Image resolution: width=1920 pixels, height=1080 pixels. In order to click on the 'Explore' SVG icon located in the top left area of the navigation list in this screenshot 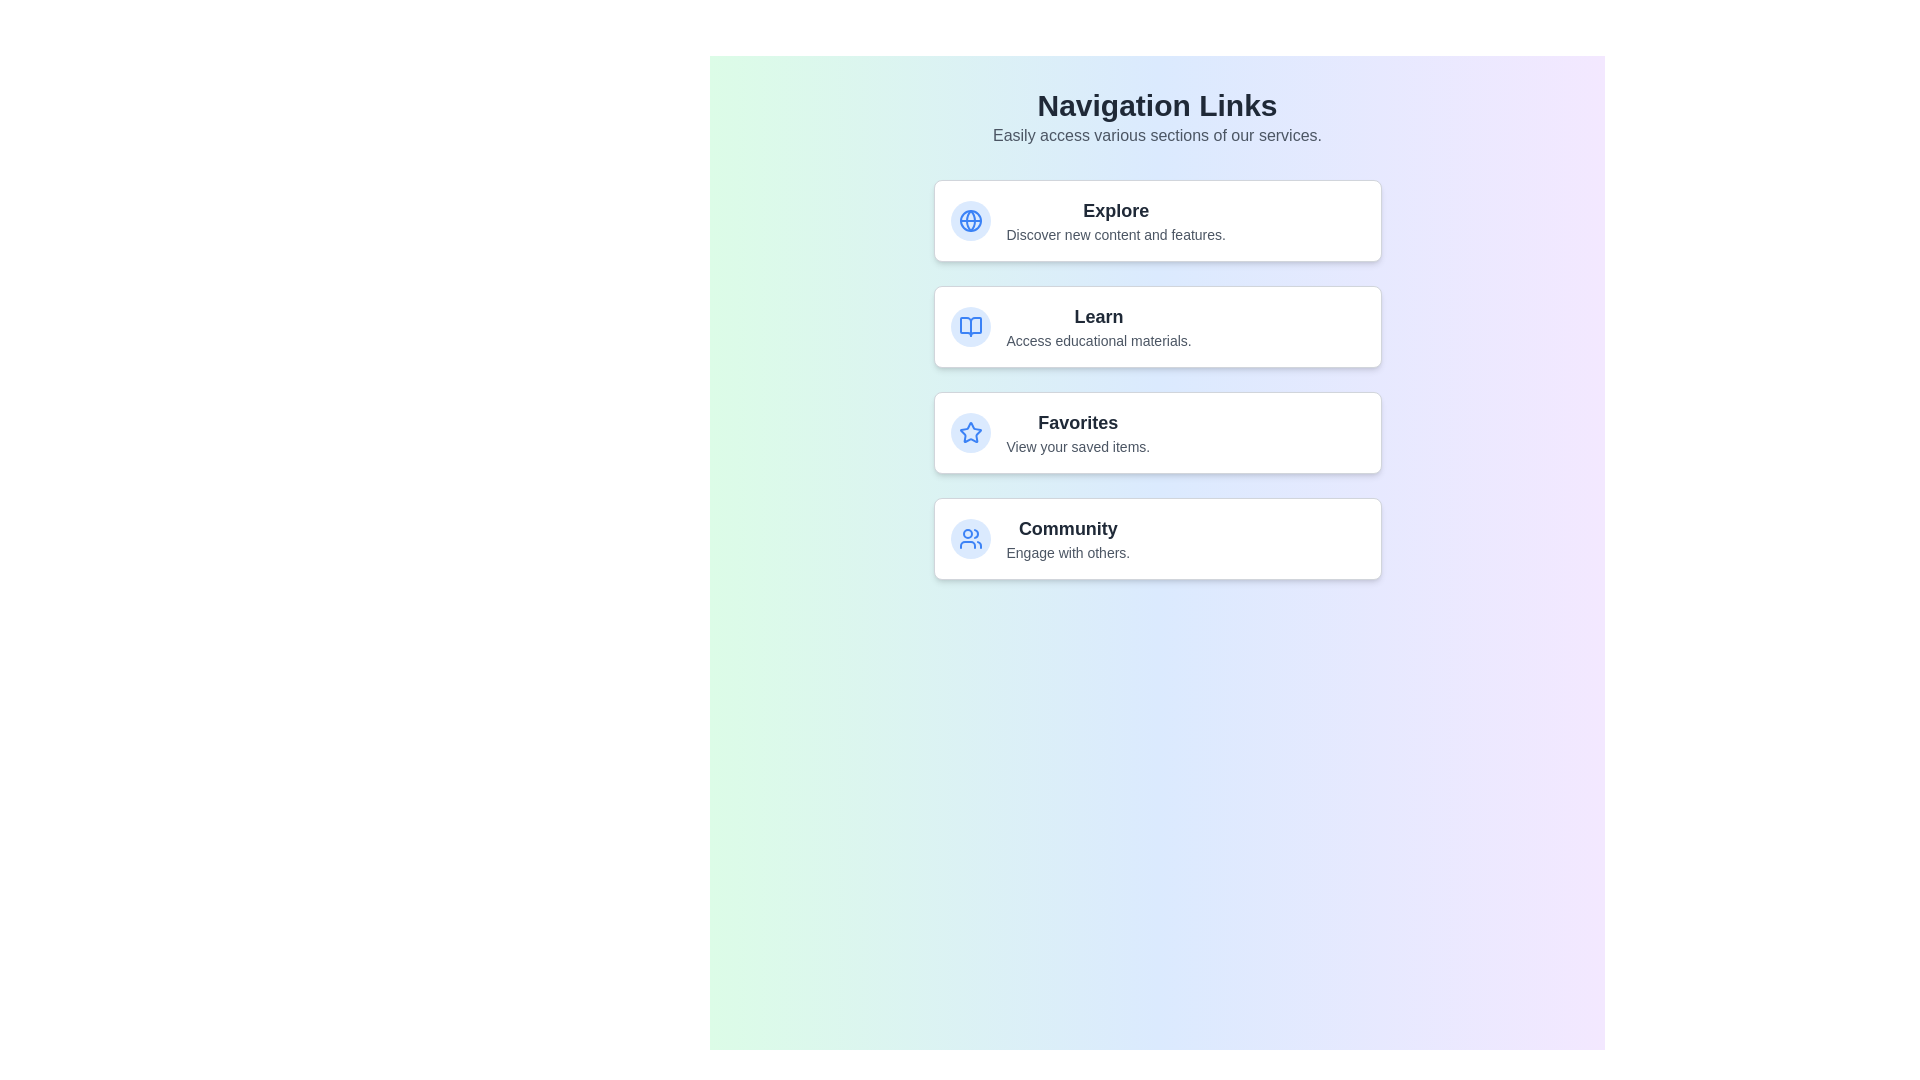, I will do `click(970, 220)`.